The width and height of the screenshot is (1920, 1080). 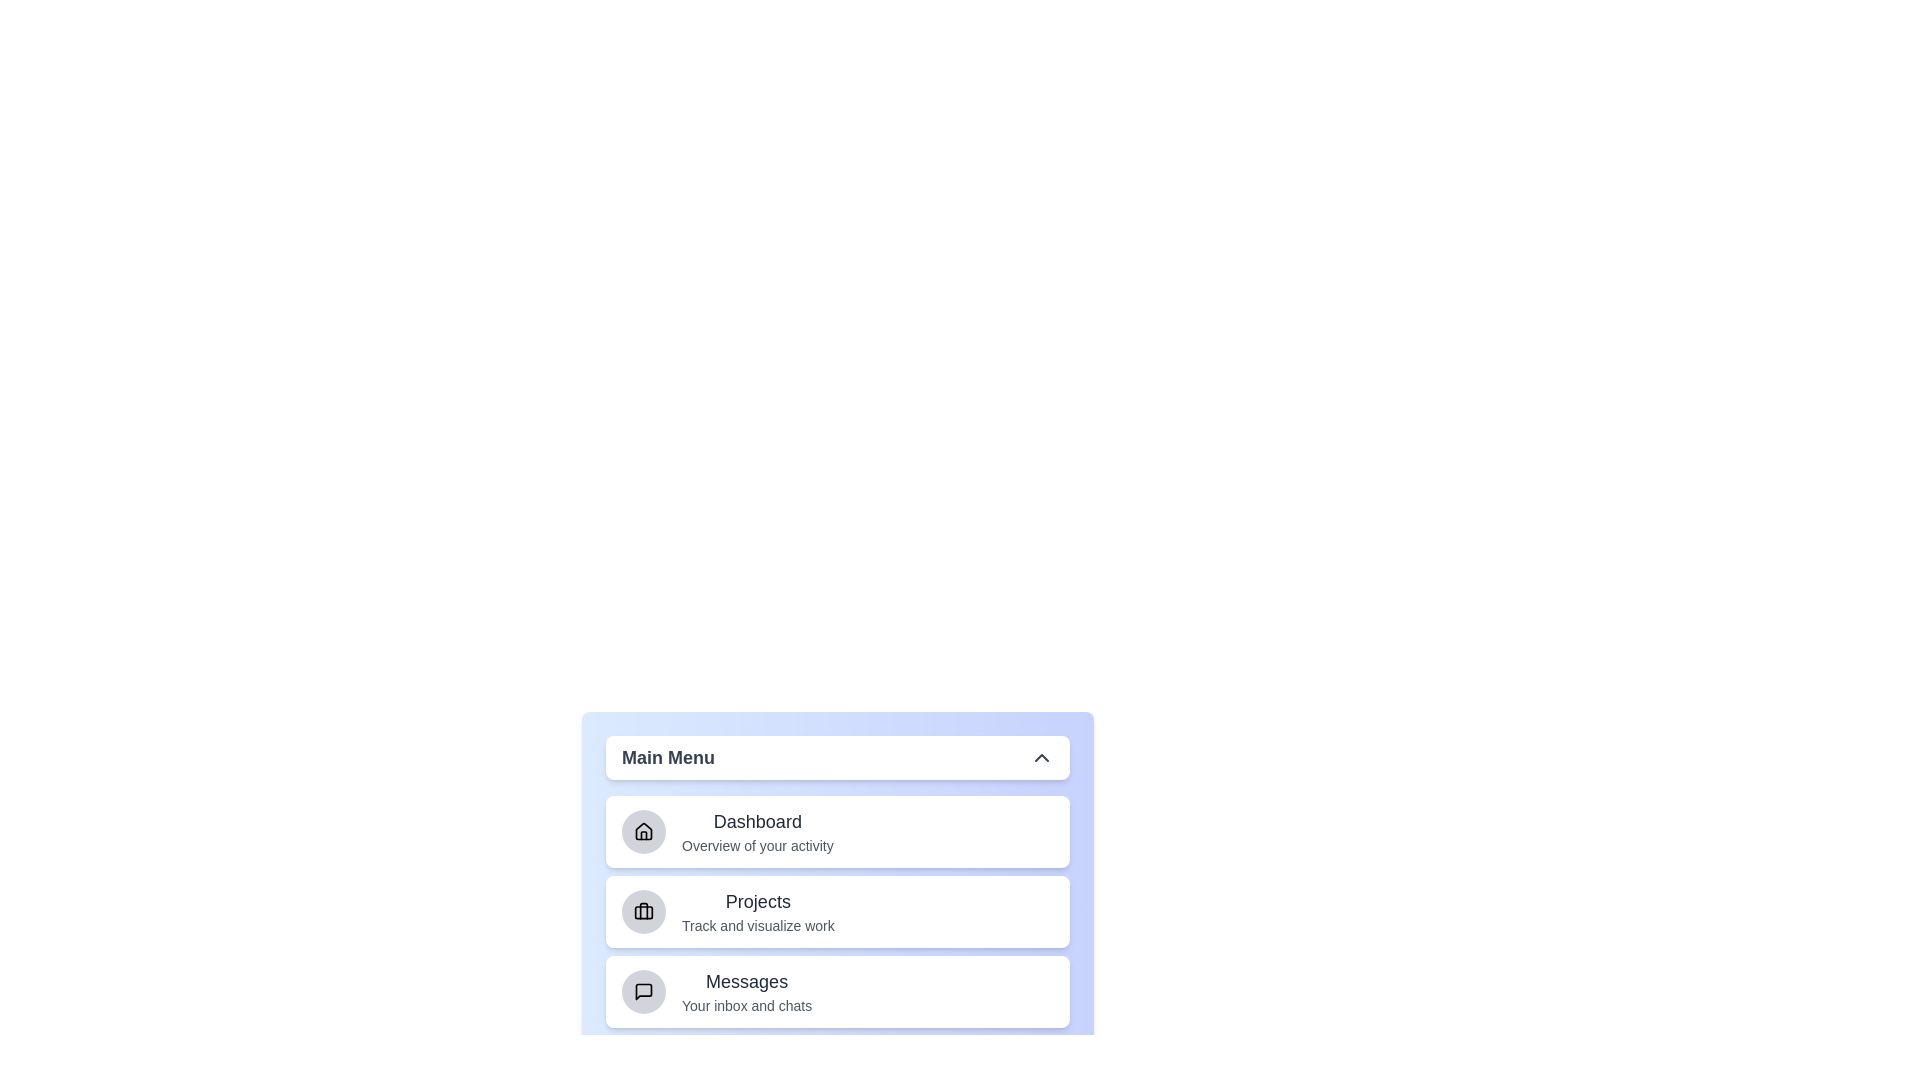 What do you see at coordinates (838, 758) in the screenshot?
I see `button labeled 'Main Menu' to toggle the menu open or closed` at bounding box center [838, 758].